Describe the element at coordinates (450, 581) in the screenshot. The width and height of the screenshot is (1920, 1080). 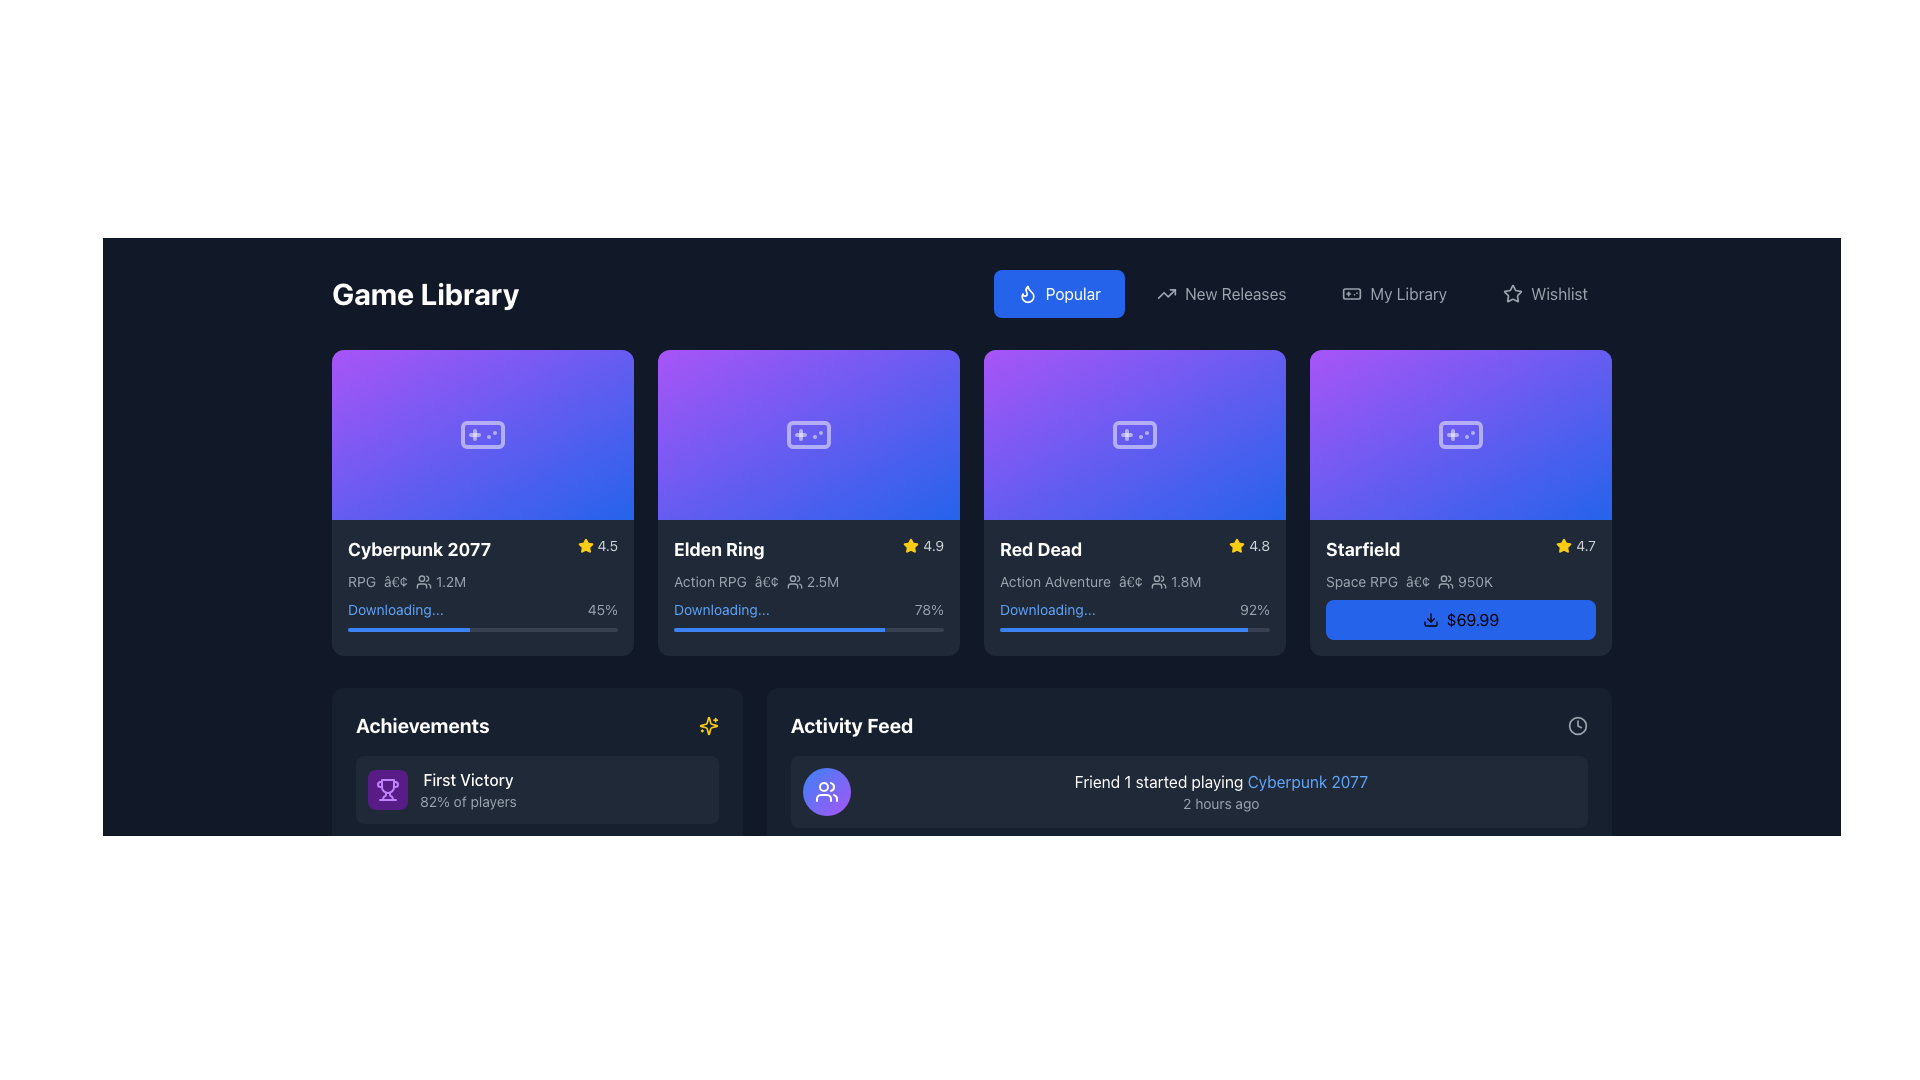
I see `the text label that displays a measurable value or statistic related to the game 'Cyberpunk 2077', located below the game card and within the first column of the grid layout` at that location.